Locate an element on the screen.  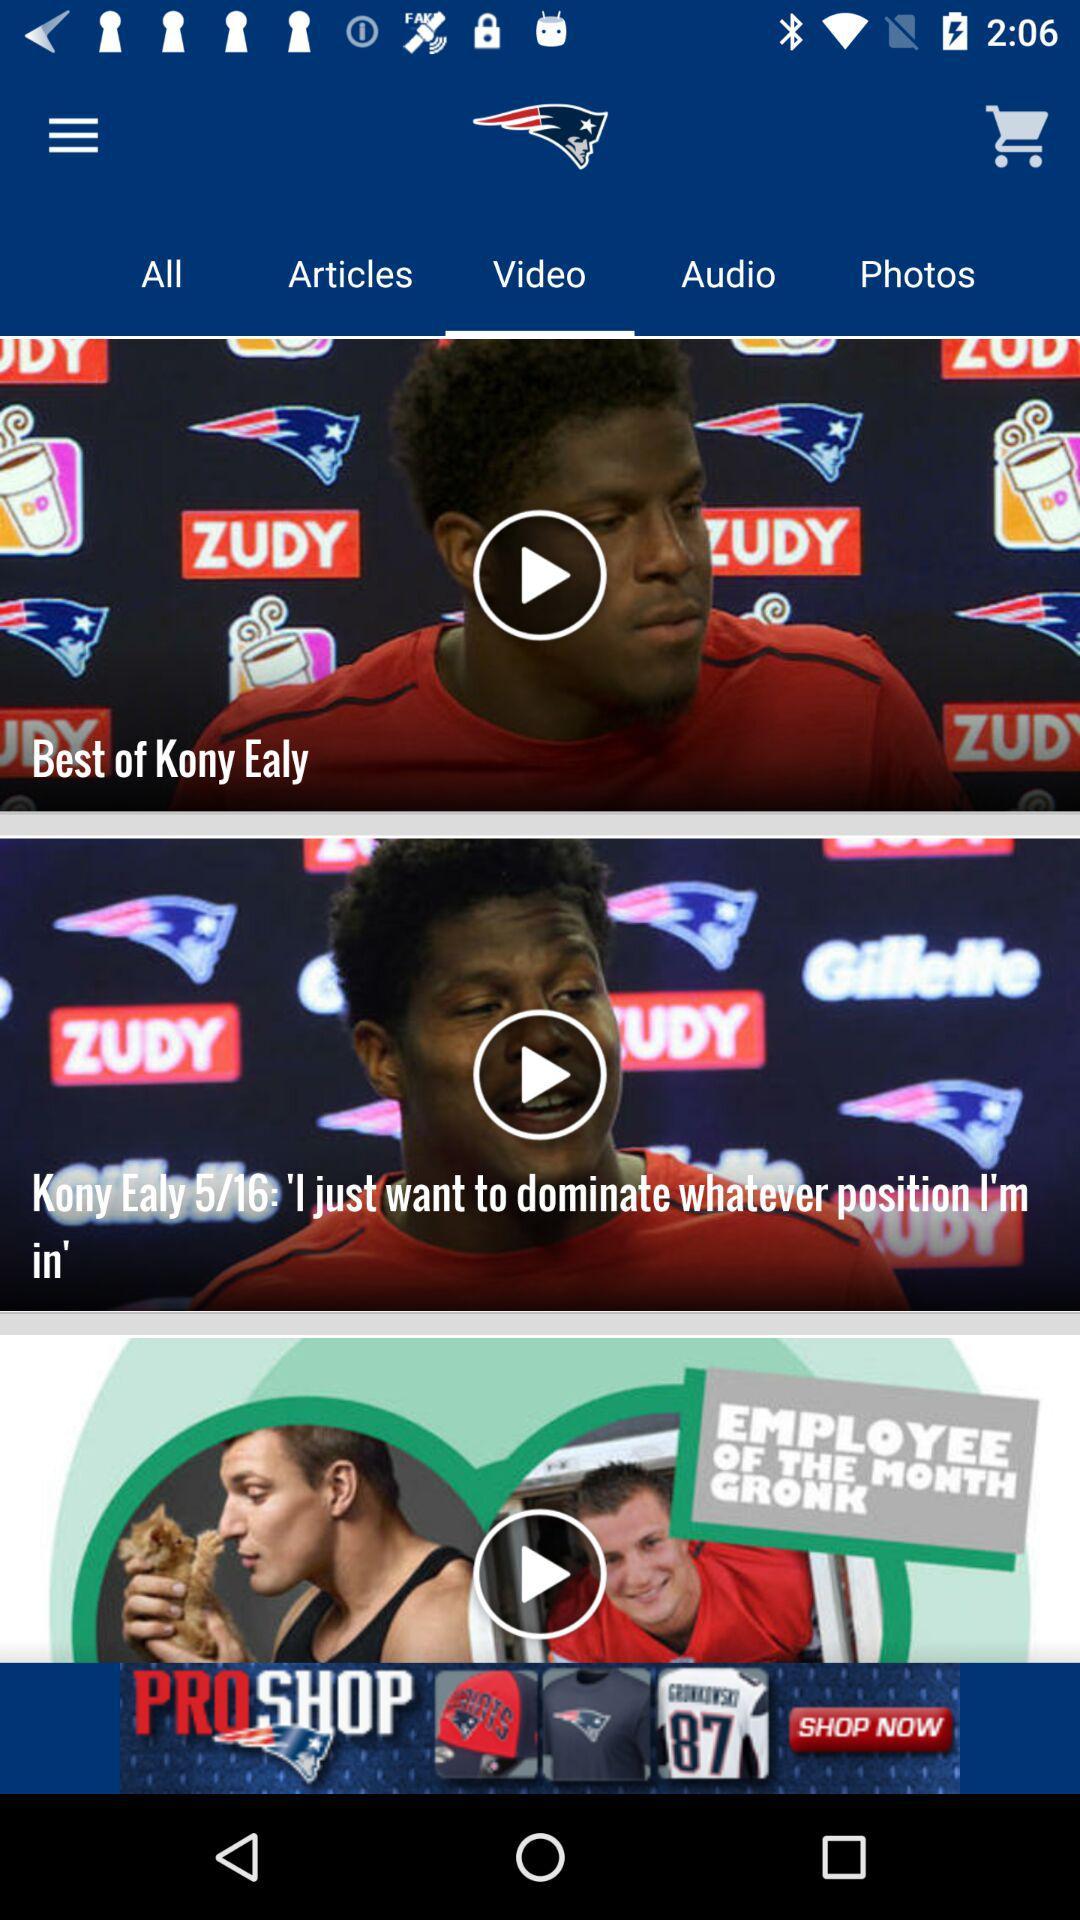
linked button is located at coordinates (540, 1727).